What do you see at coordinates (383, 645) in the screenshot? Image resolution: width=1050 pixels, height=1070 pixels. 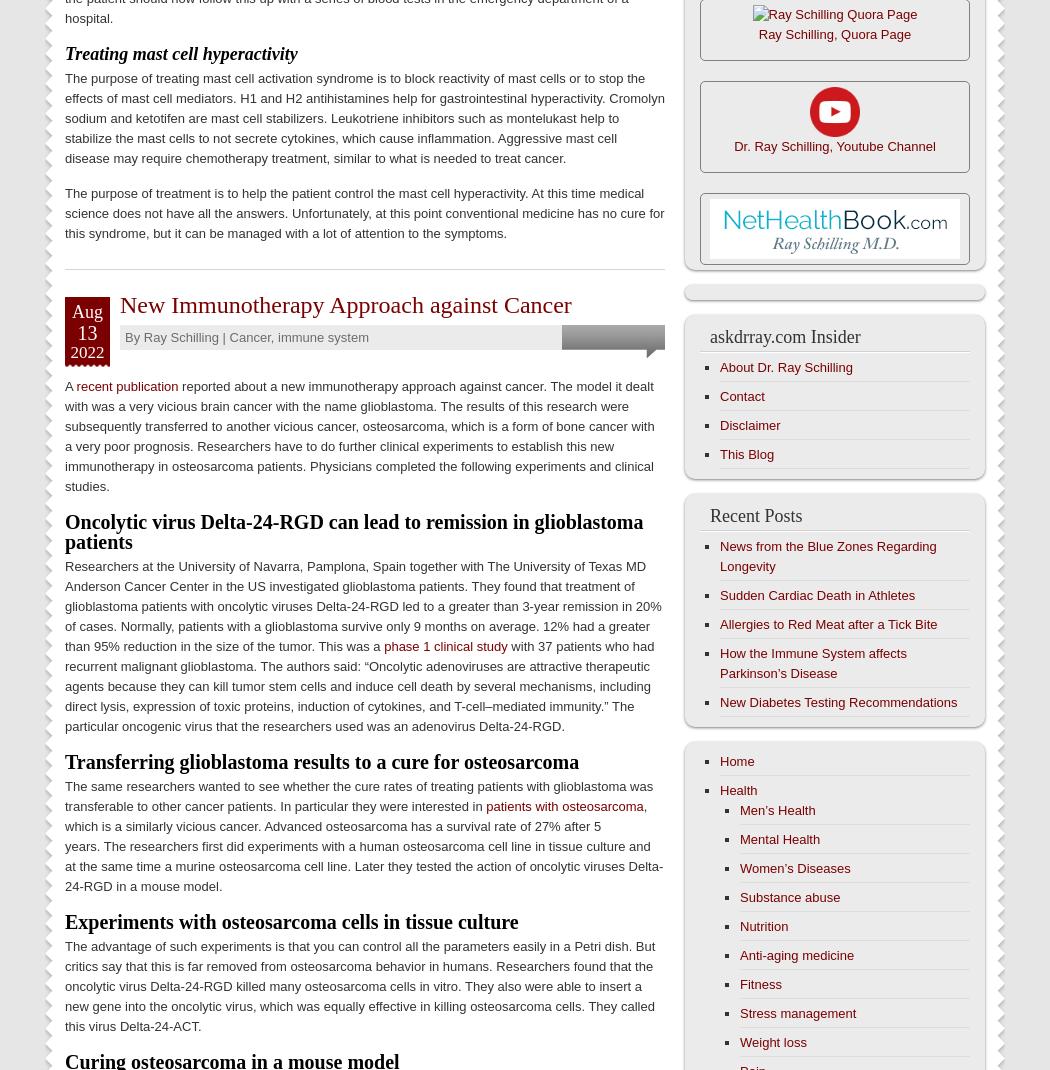 I see `'phase 1 clinical study'` at bounding box center [383, 645].